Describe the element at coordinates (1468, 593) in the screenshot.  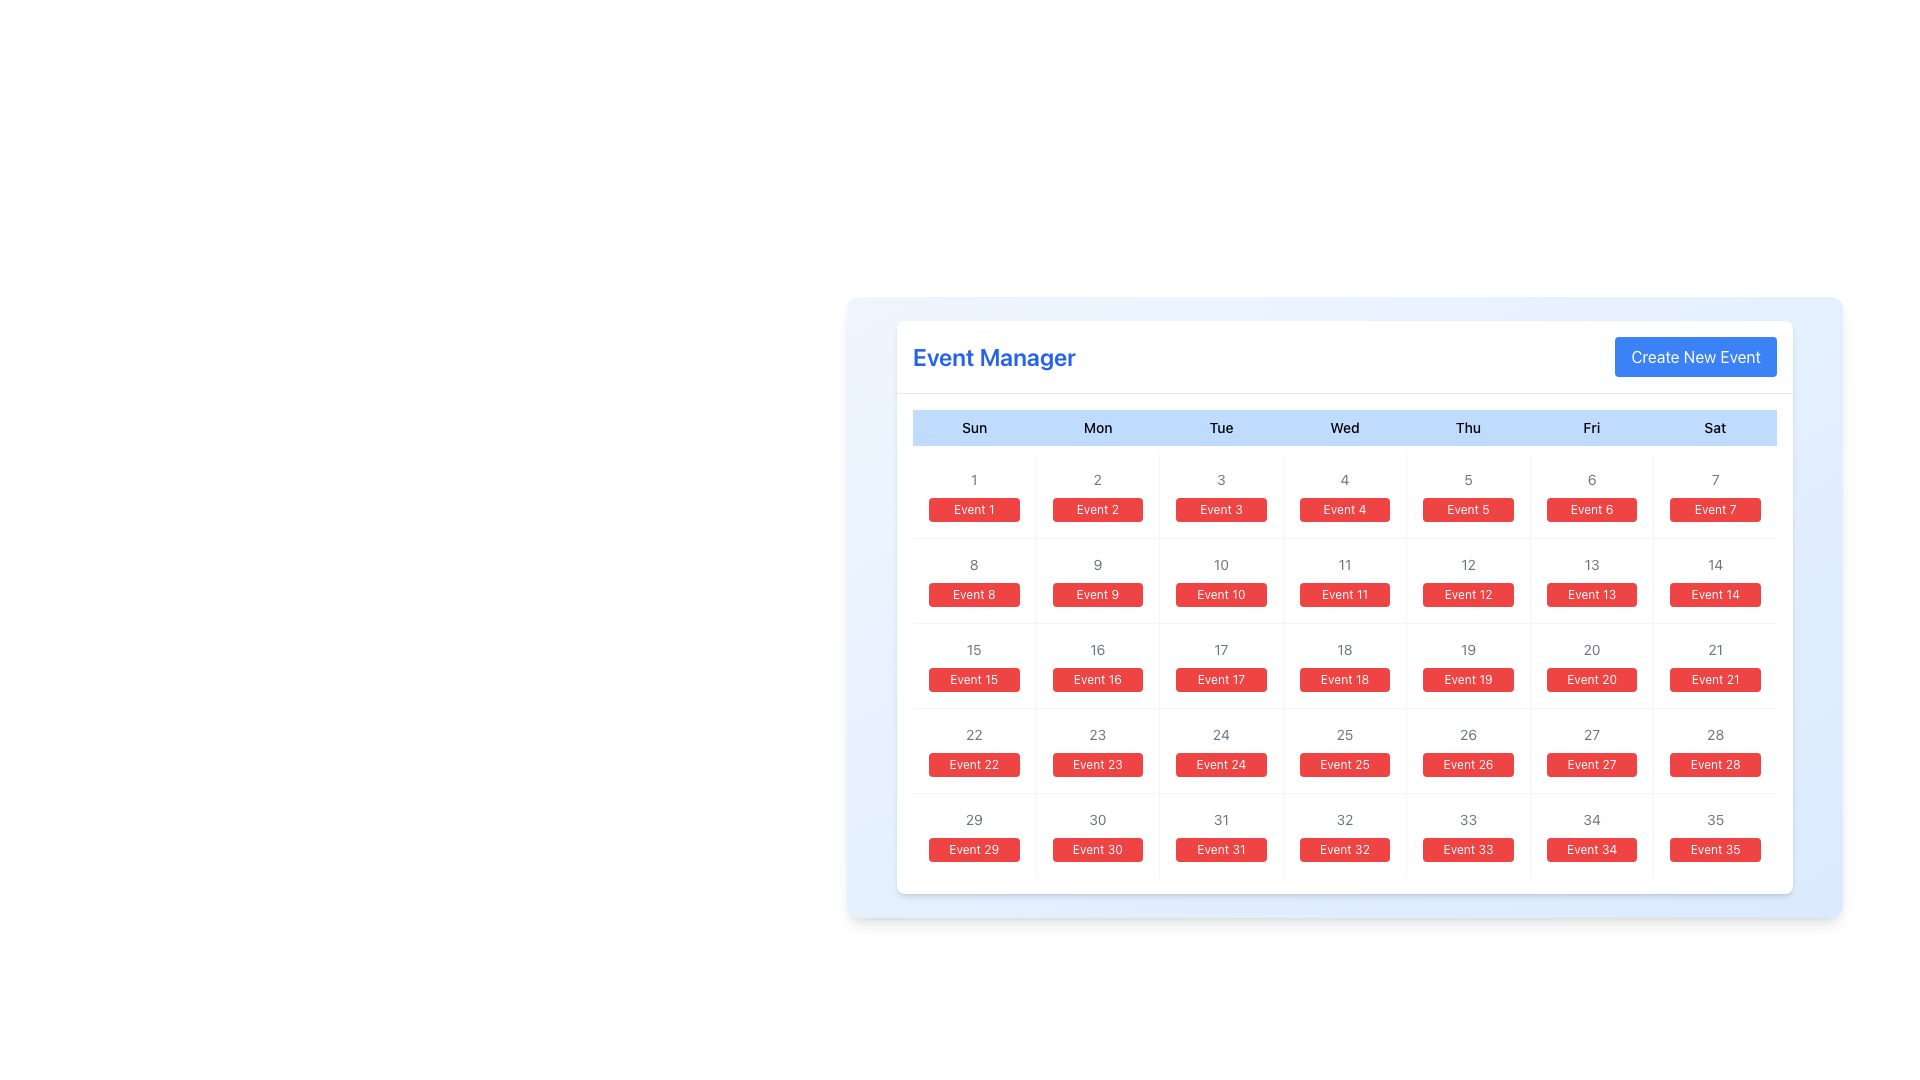
I see `the Button-like label with a red rectangular background and white text displaying 'Event 12', located under the column labeled 'Thu' in the calendar view` at that location.